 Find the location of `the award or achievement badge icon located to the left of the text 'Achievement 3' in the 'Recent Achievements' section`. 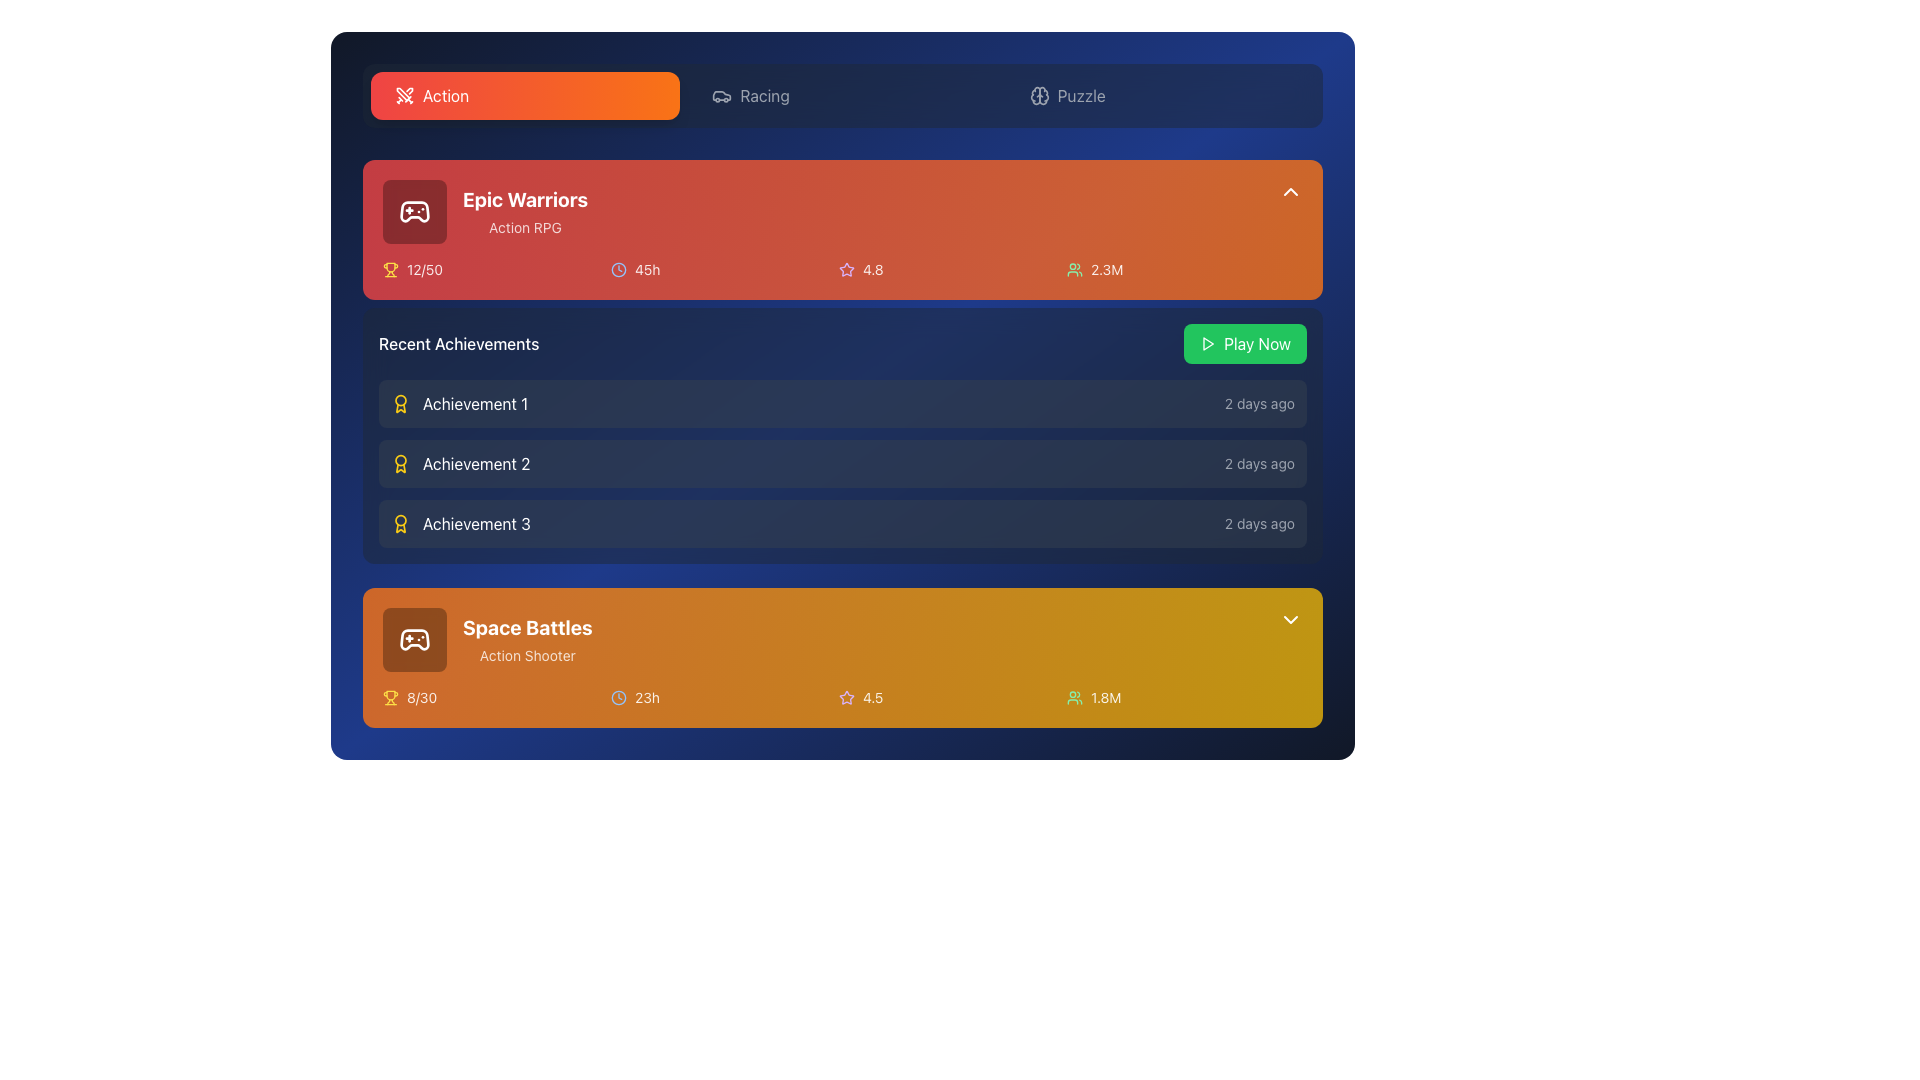

the award or achievement badge icon located to the left of the text 'Achievement 3' in the 'Recent Achievements' section is located at coordinates (400, 523).